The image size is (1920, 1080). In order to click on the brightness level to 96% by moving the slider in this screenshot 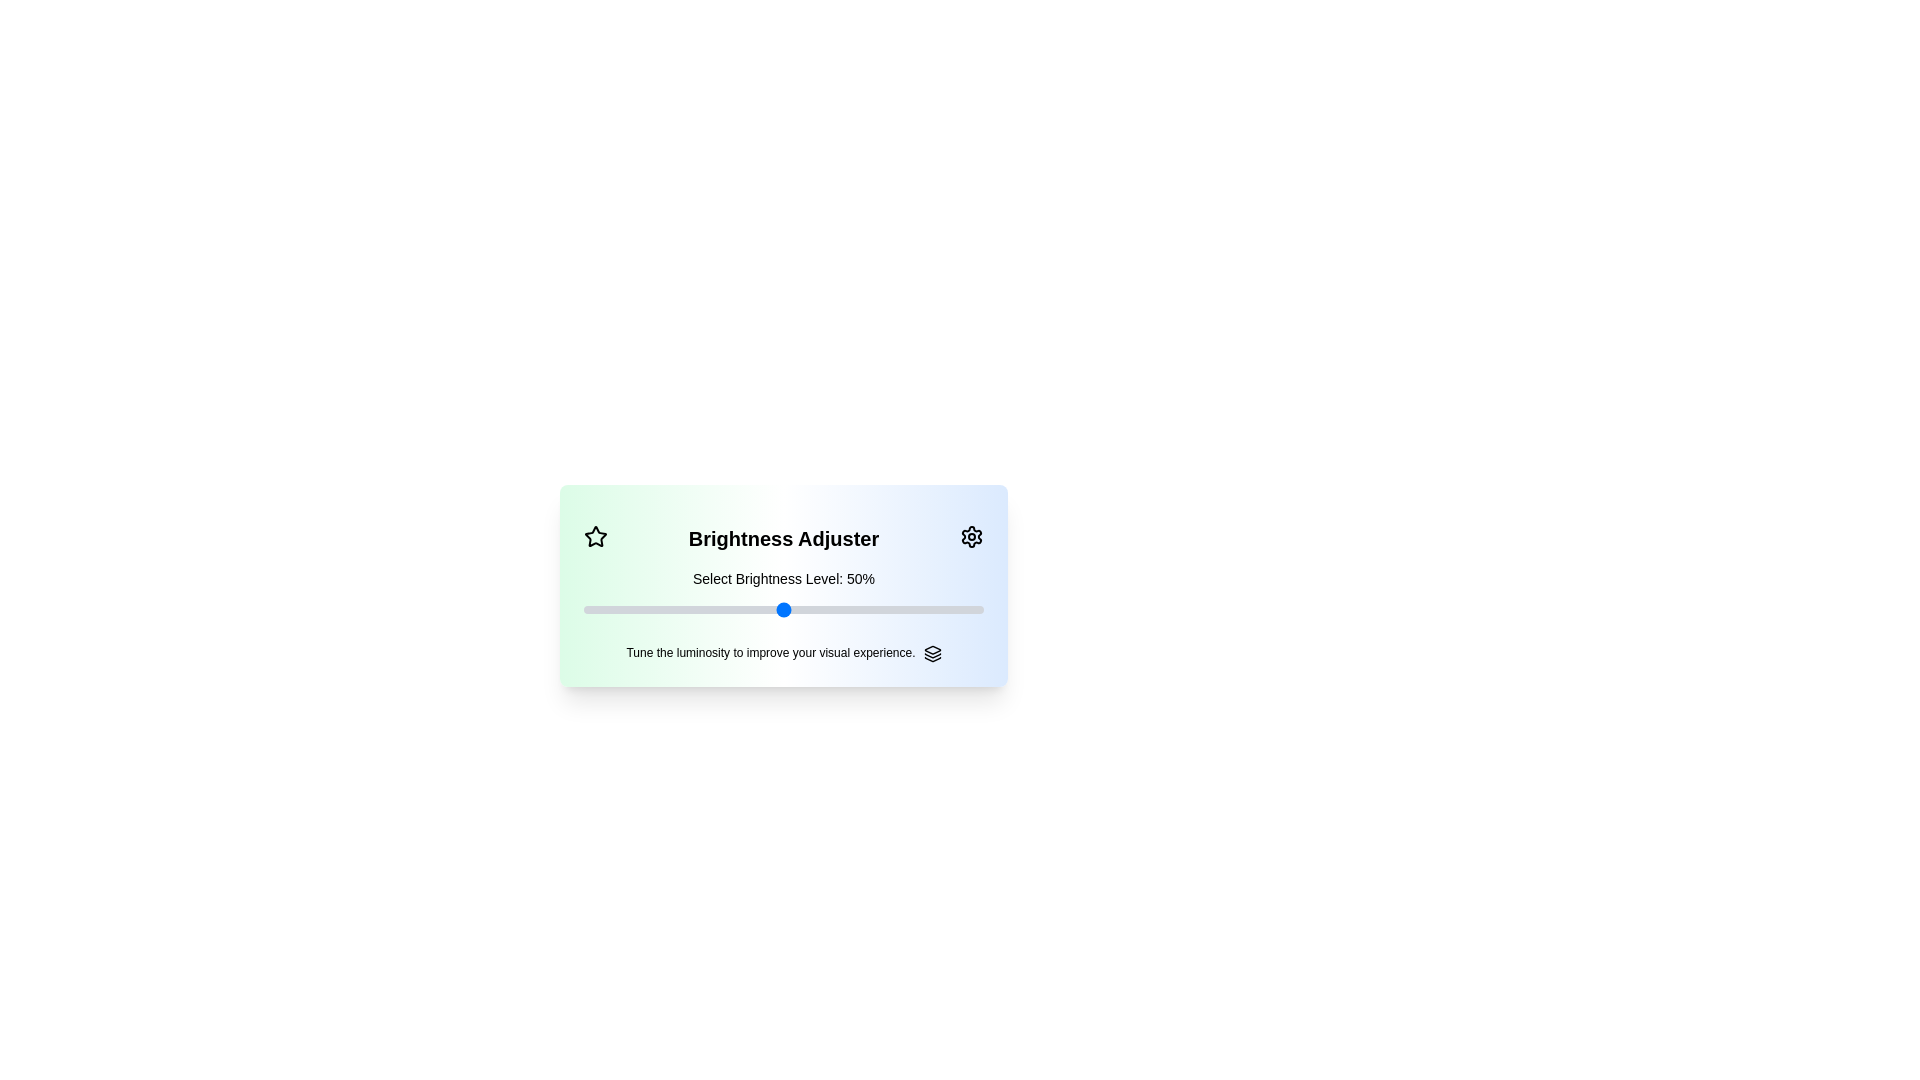, I will do `click(968, 608)`.